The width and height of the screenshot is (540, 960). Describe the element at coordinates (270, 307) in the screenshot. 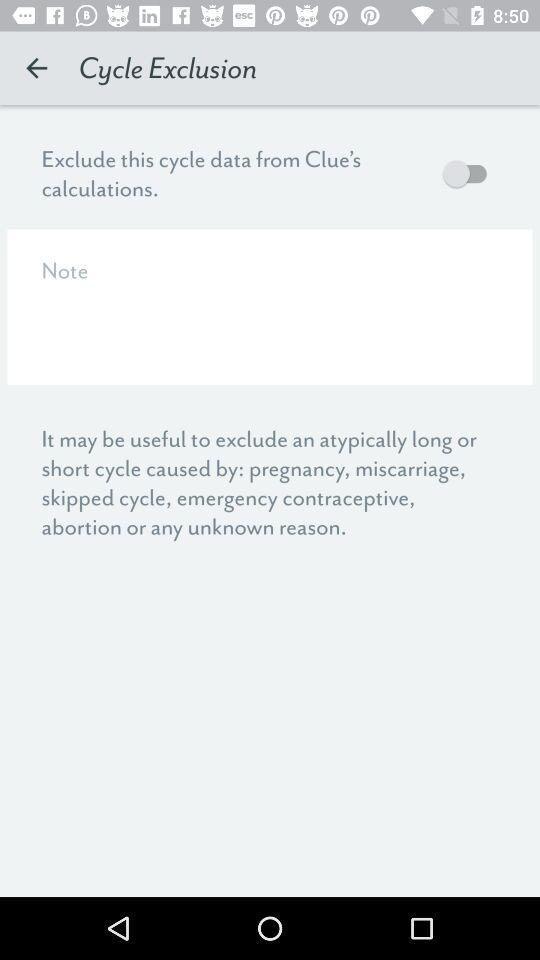

I see `type notes` at that location.